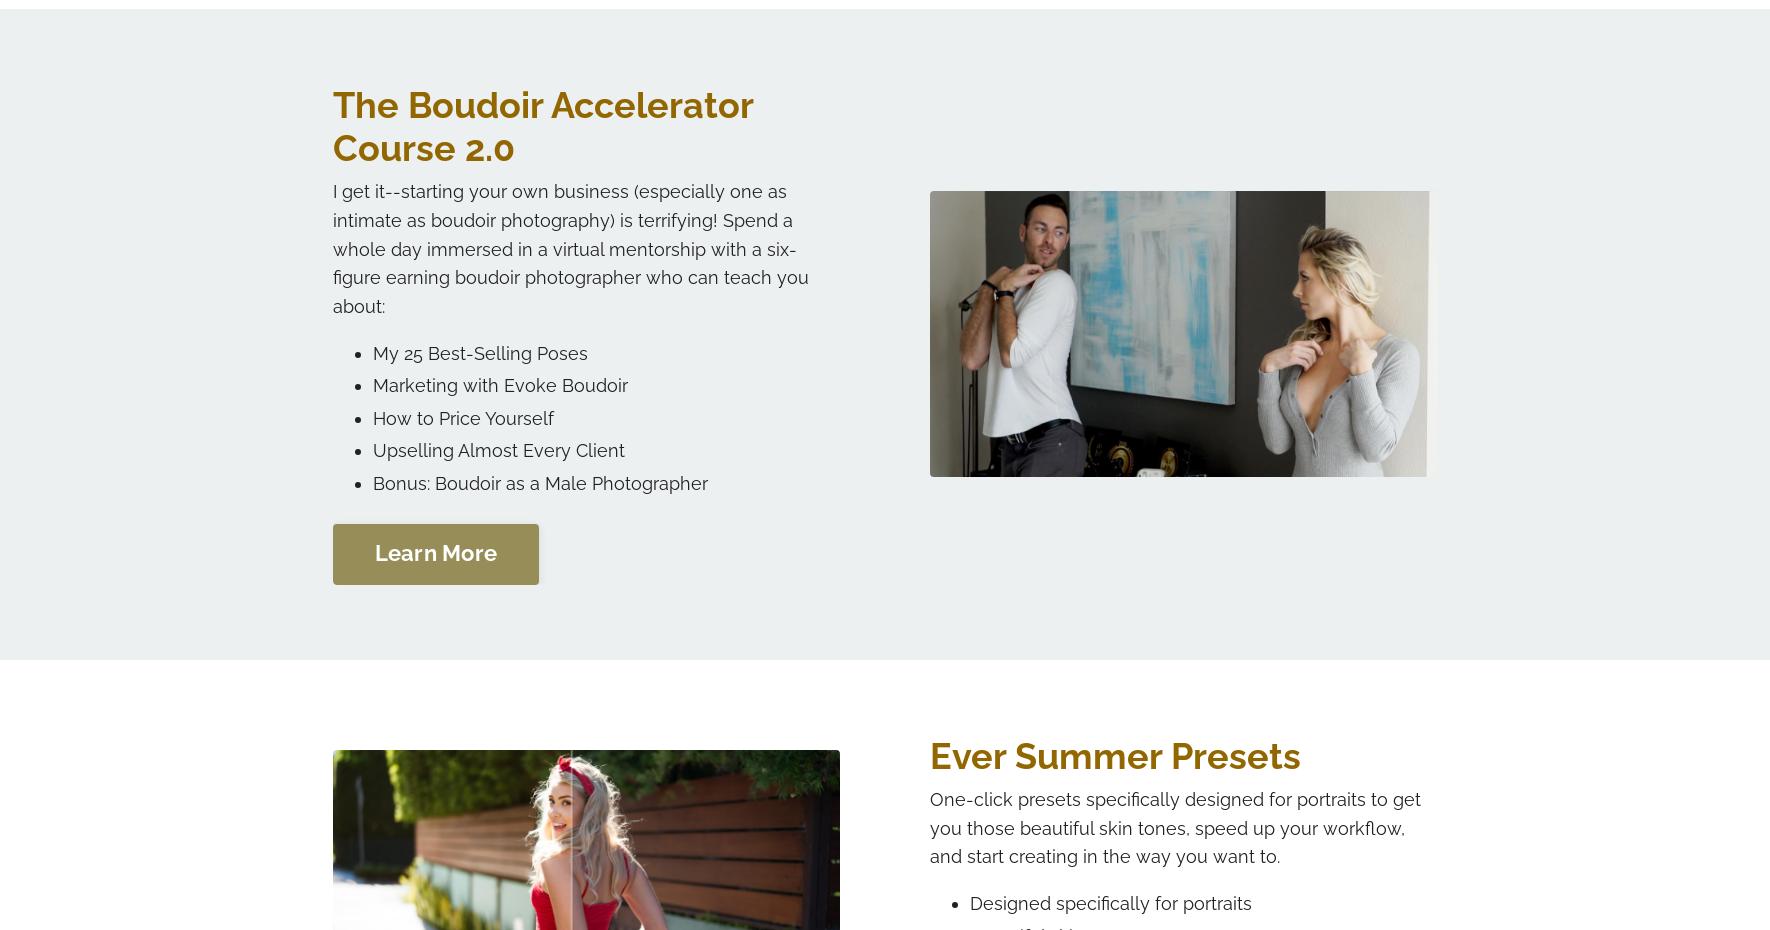  What do you see at coordinates (539, 481) in the screenshot?
I see `'Bonus: Boudoir as a Male Photographer'` at bounding box center [539, 481].